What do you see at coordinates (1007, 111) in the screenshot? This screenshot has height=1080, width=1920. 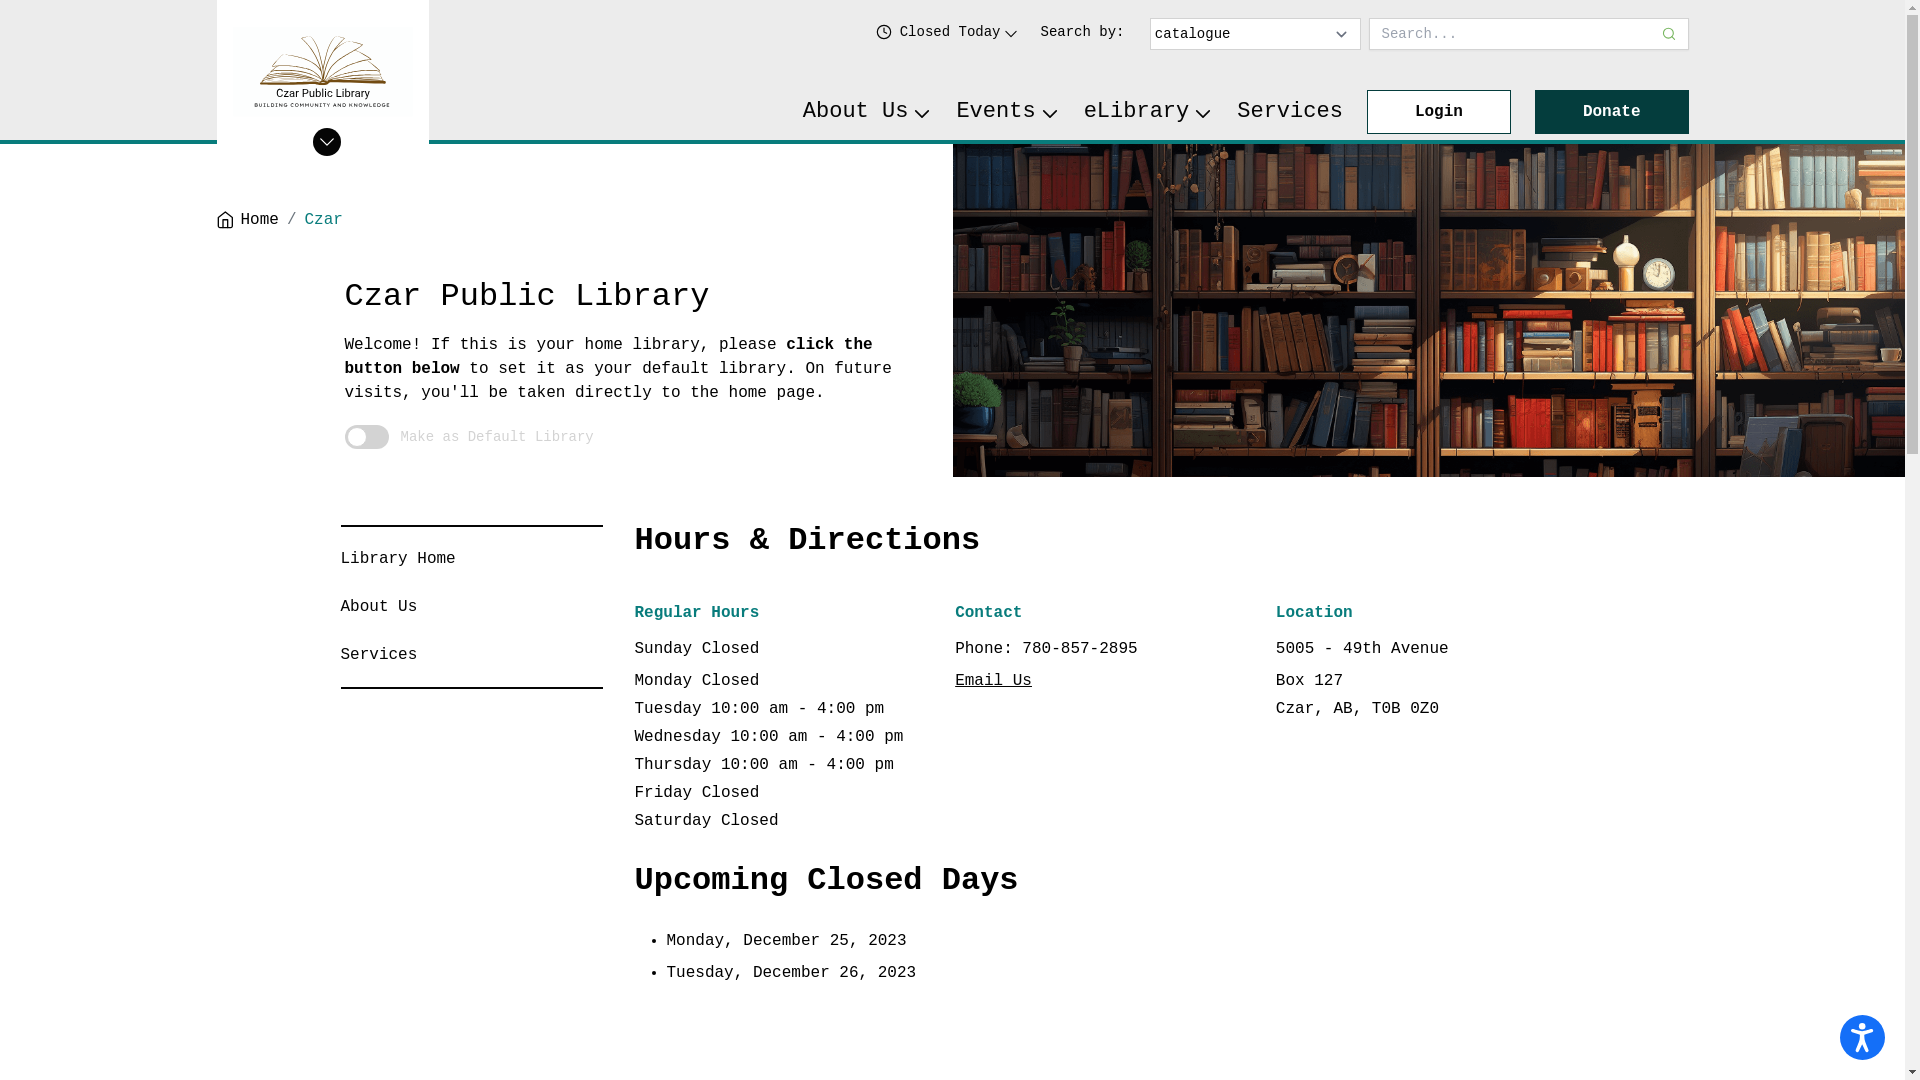 I see `'Events'` at bounding box center [1007, 111].